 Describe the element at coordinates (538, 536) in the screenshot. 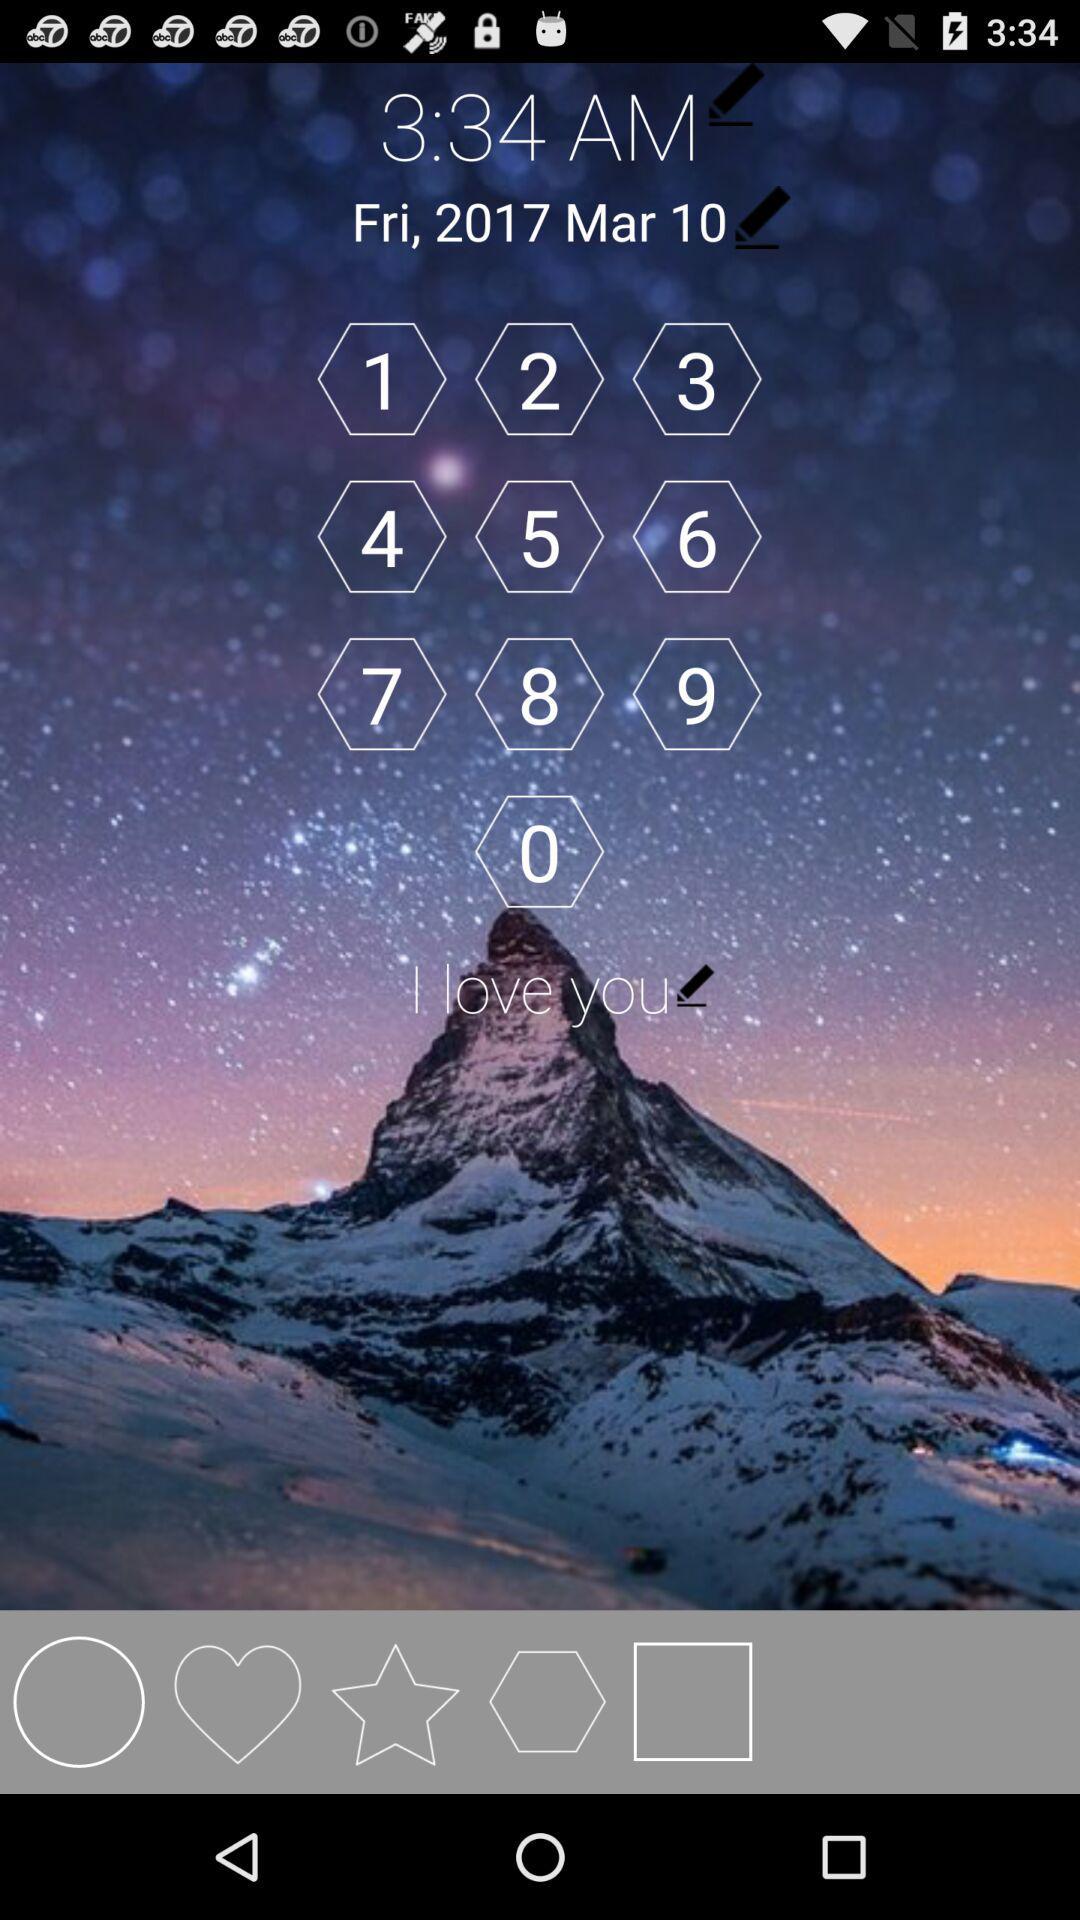

I see `icon to the left of 6` at that location.